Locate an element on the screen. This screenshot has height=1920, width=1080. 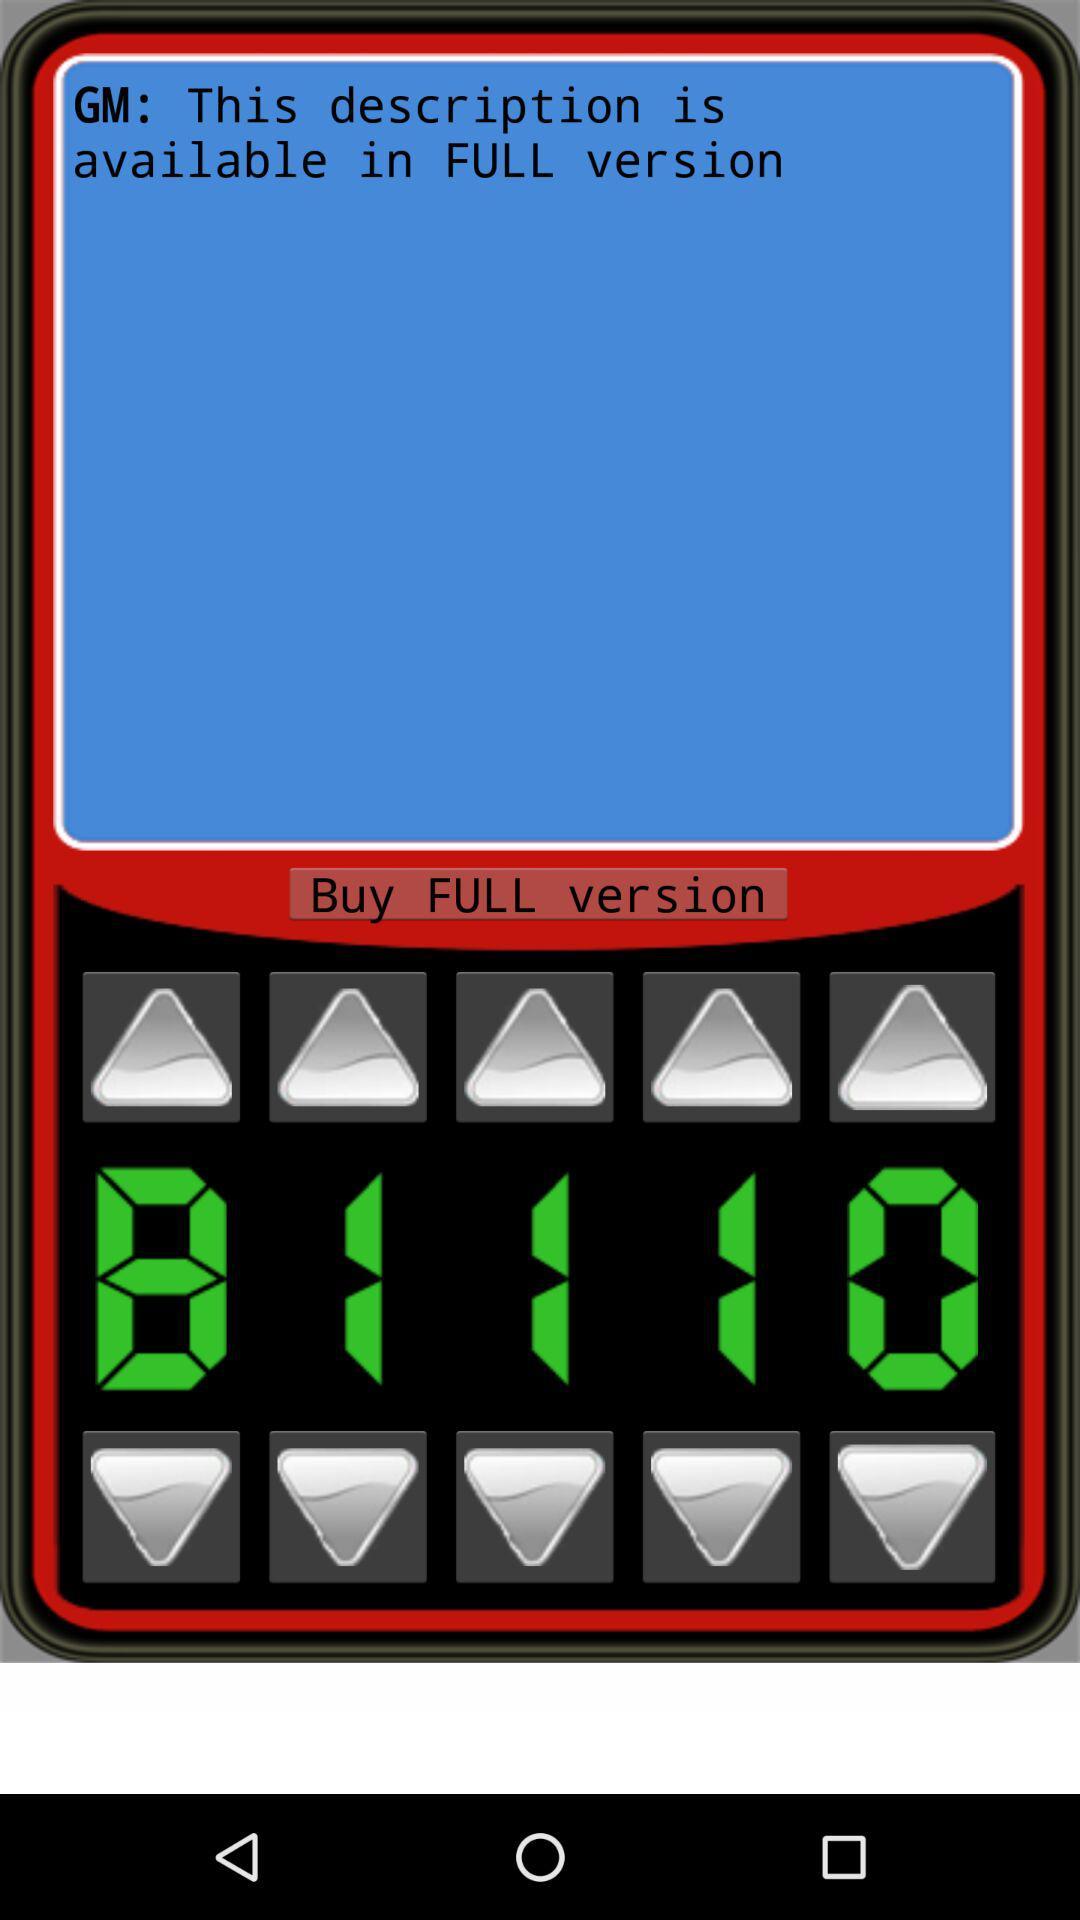
icon at the top is located at coordinates (537, 450).